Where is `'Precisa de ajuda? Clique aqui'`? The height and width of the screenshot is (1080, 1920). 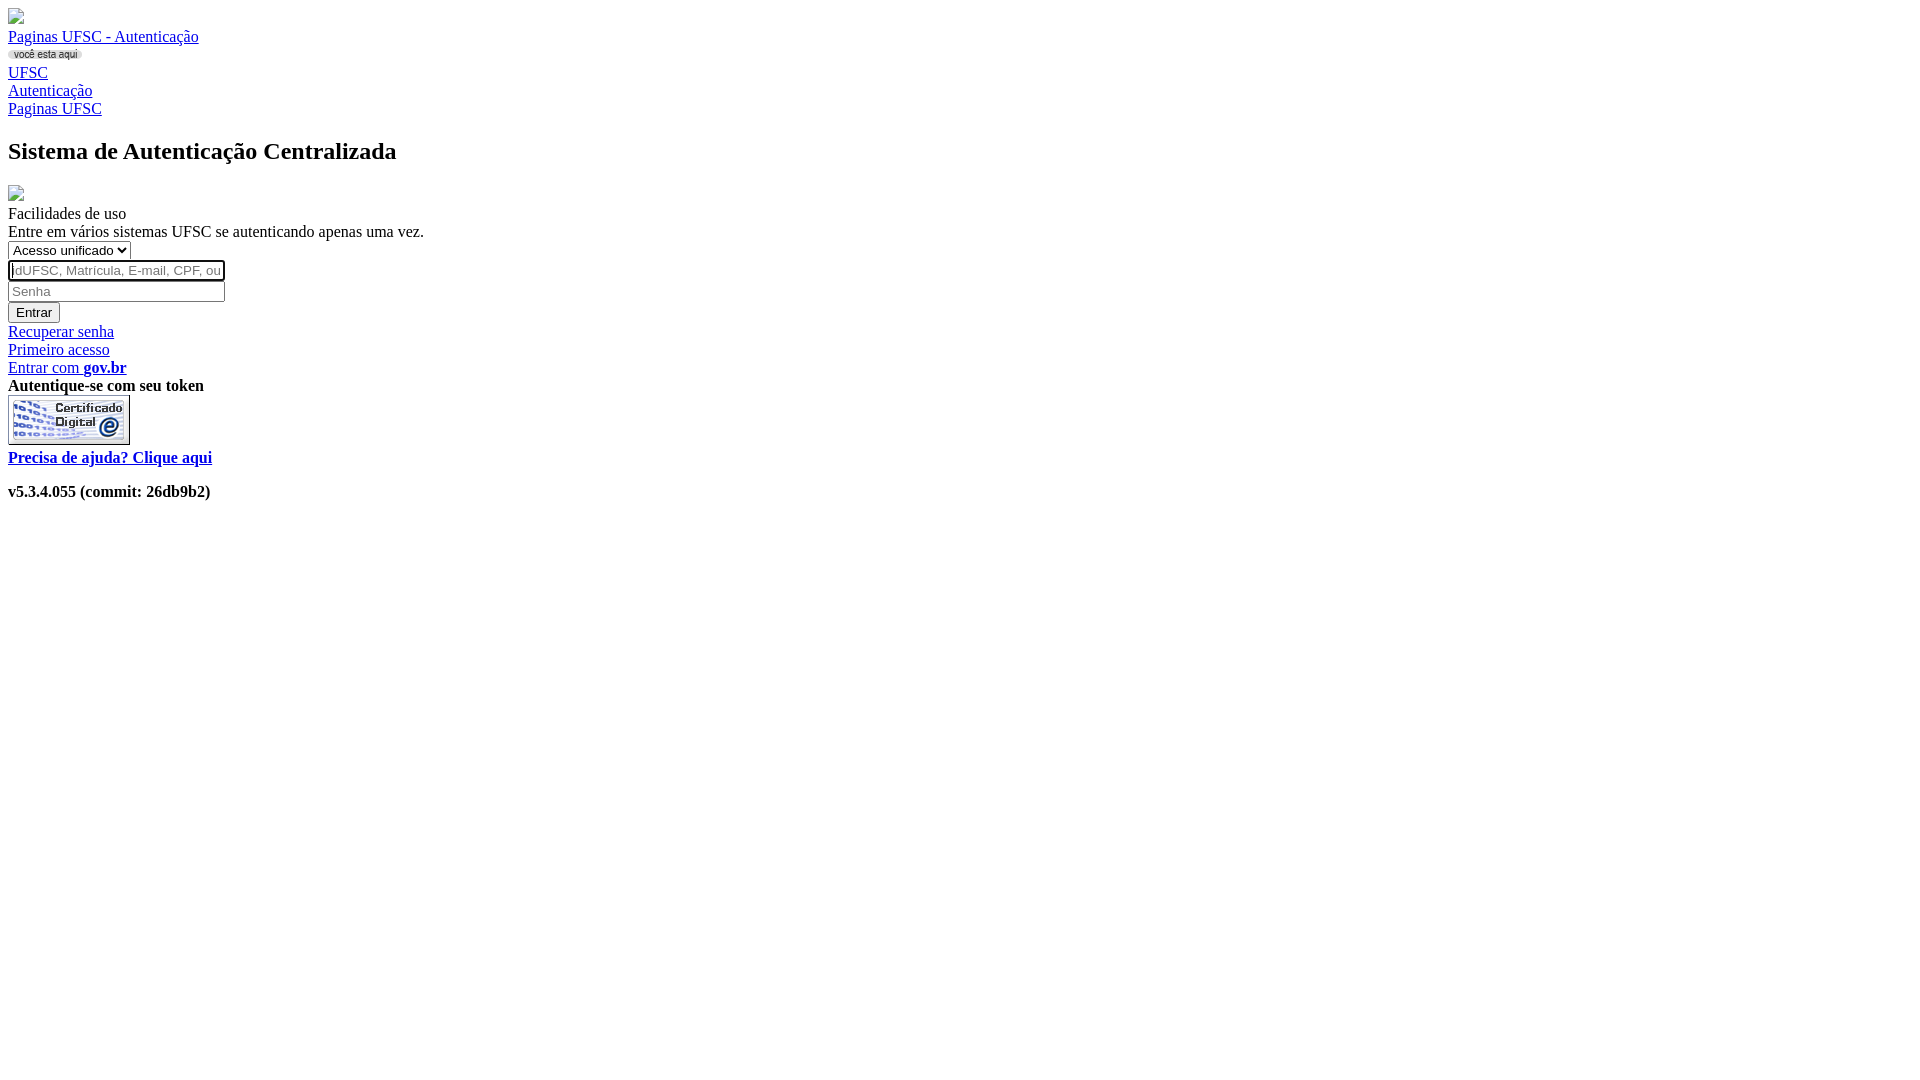
'Precisa de ajuda? Clique aqui' is located at coordinates (109, 457).